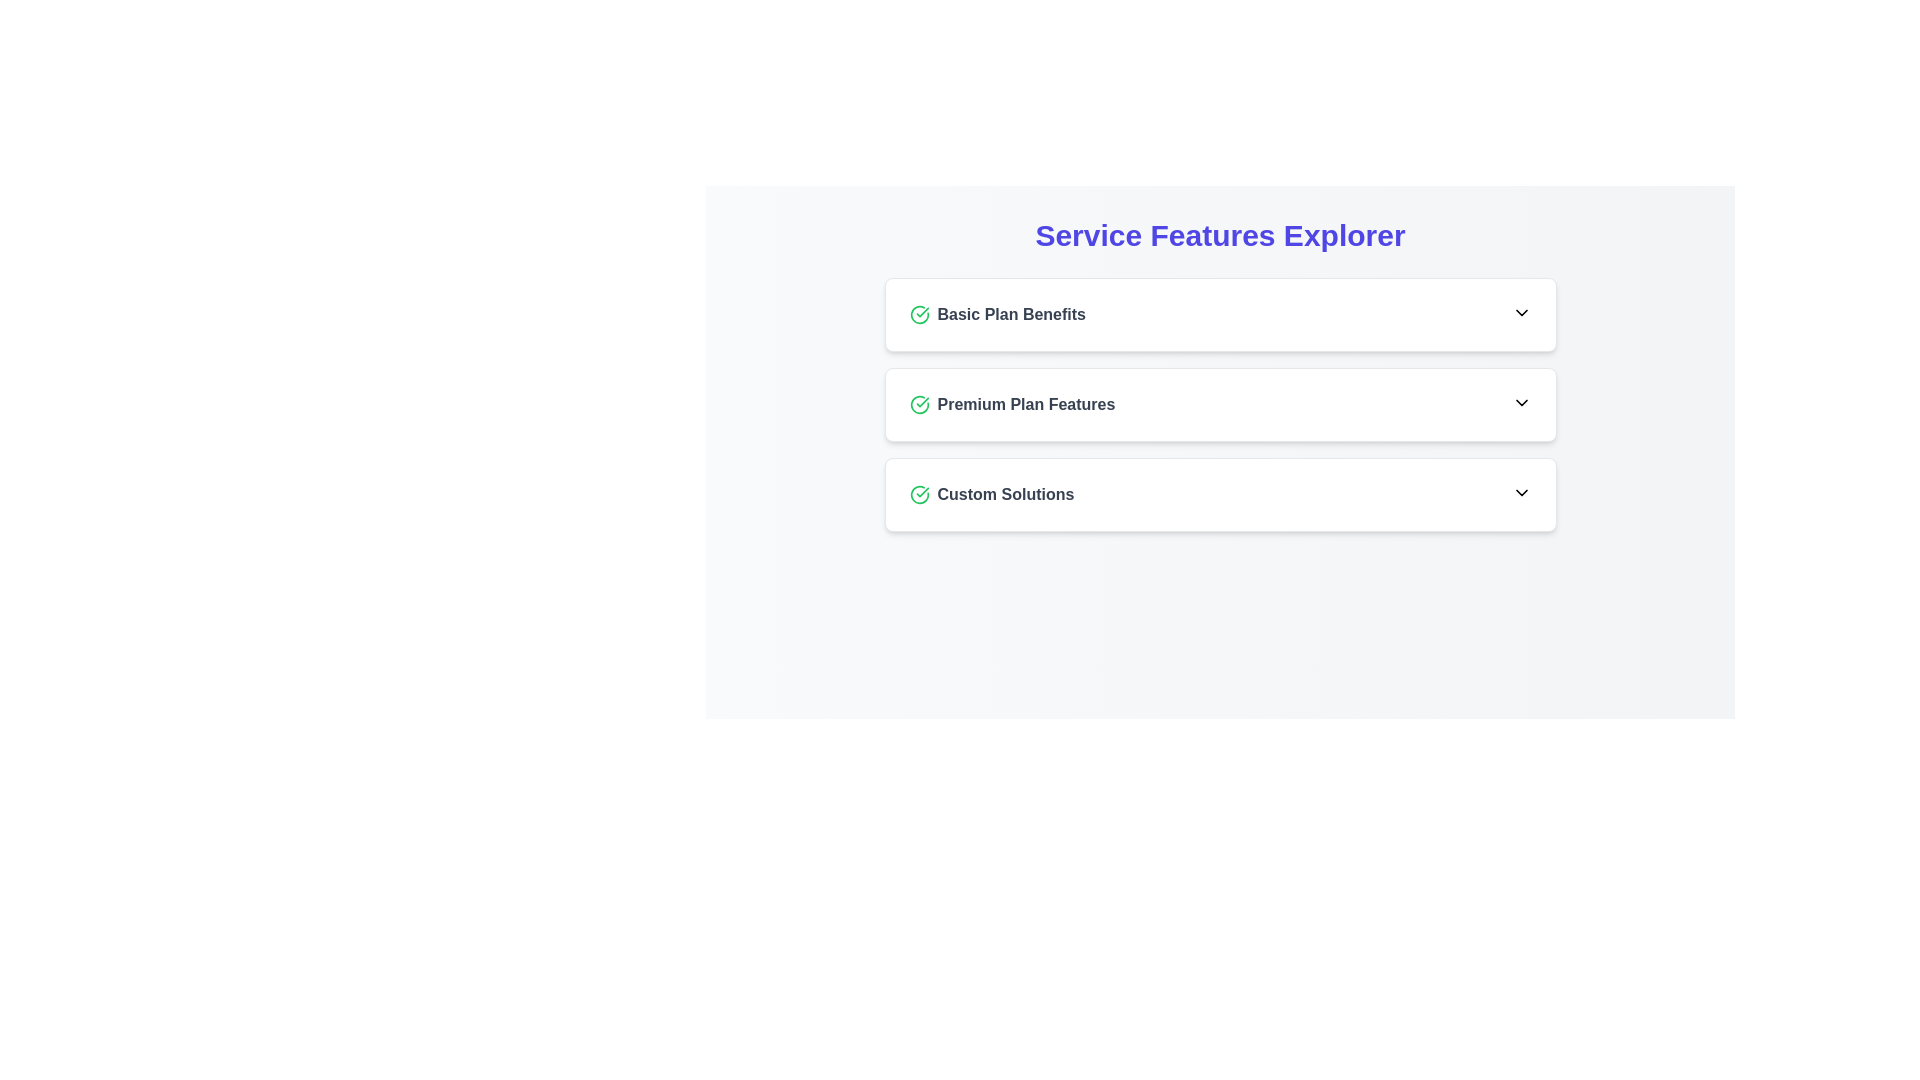 This screenshot has width=1920, height=1080. I want to click on text of the label for the premium plan, which is the second item in the vertical list of options within the 'Service Features Explorer' section, so click(1012, 405).